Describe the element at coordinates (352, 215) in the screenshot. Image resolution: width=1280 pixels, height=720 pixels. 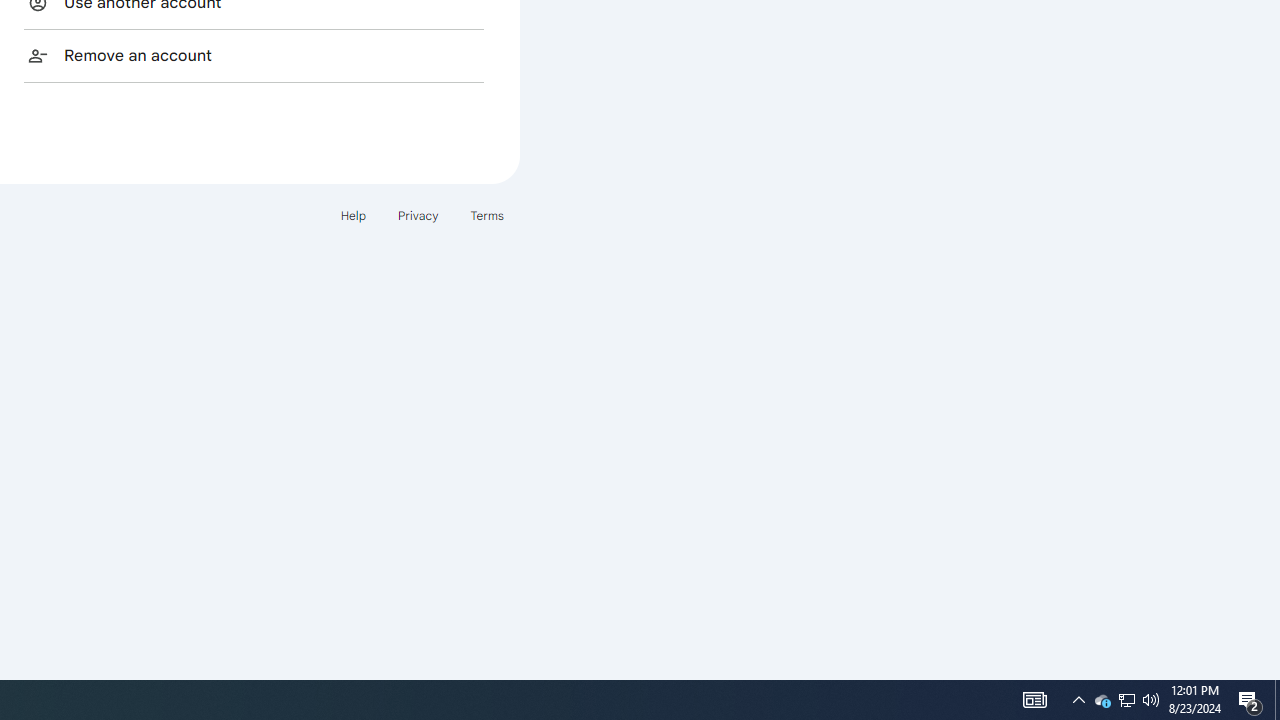
I see `'Help'` at that location.